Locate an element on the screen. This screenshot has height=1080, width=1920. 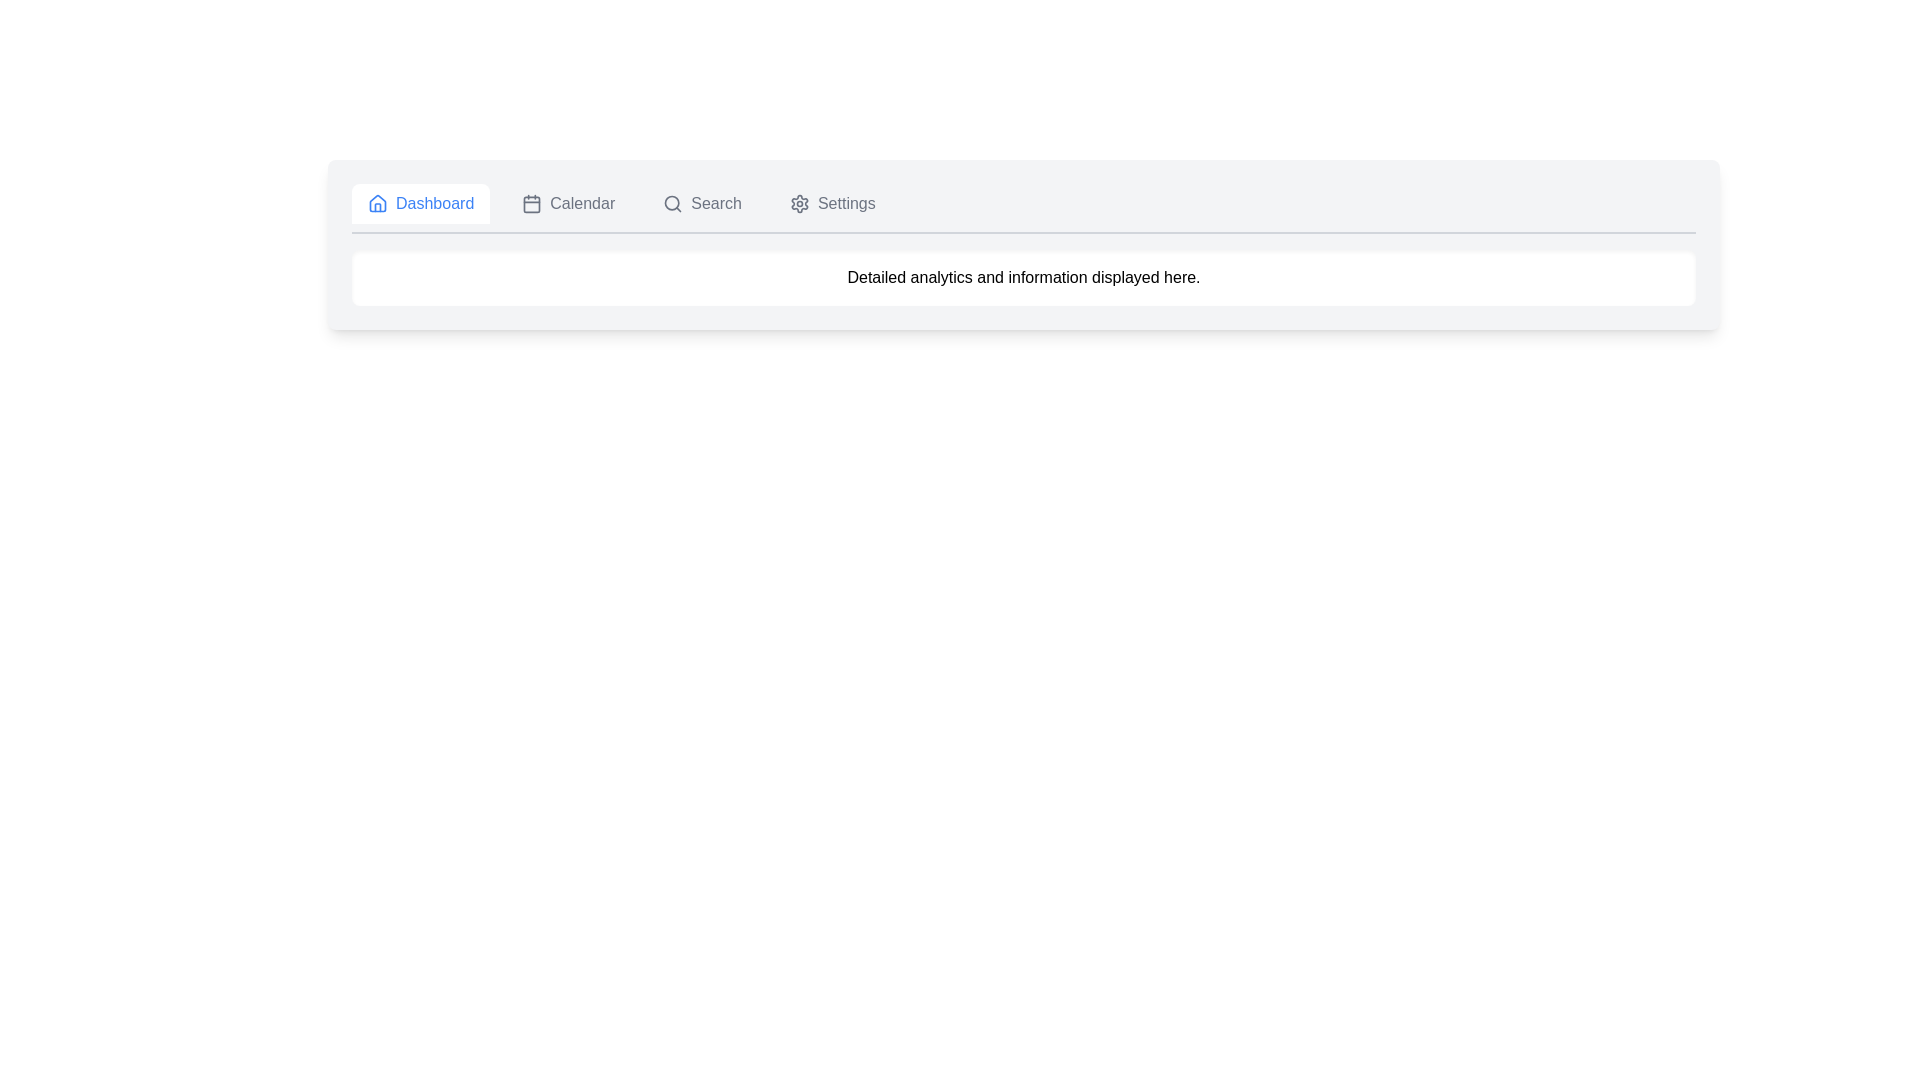
the 'Dashboard' button, which features a house icon and blue text, located at the far-left of the top horizontal navigation menu is located at coordinates (420, 204).